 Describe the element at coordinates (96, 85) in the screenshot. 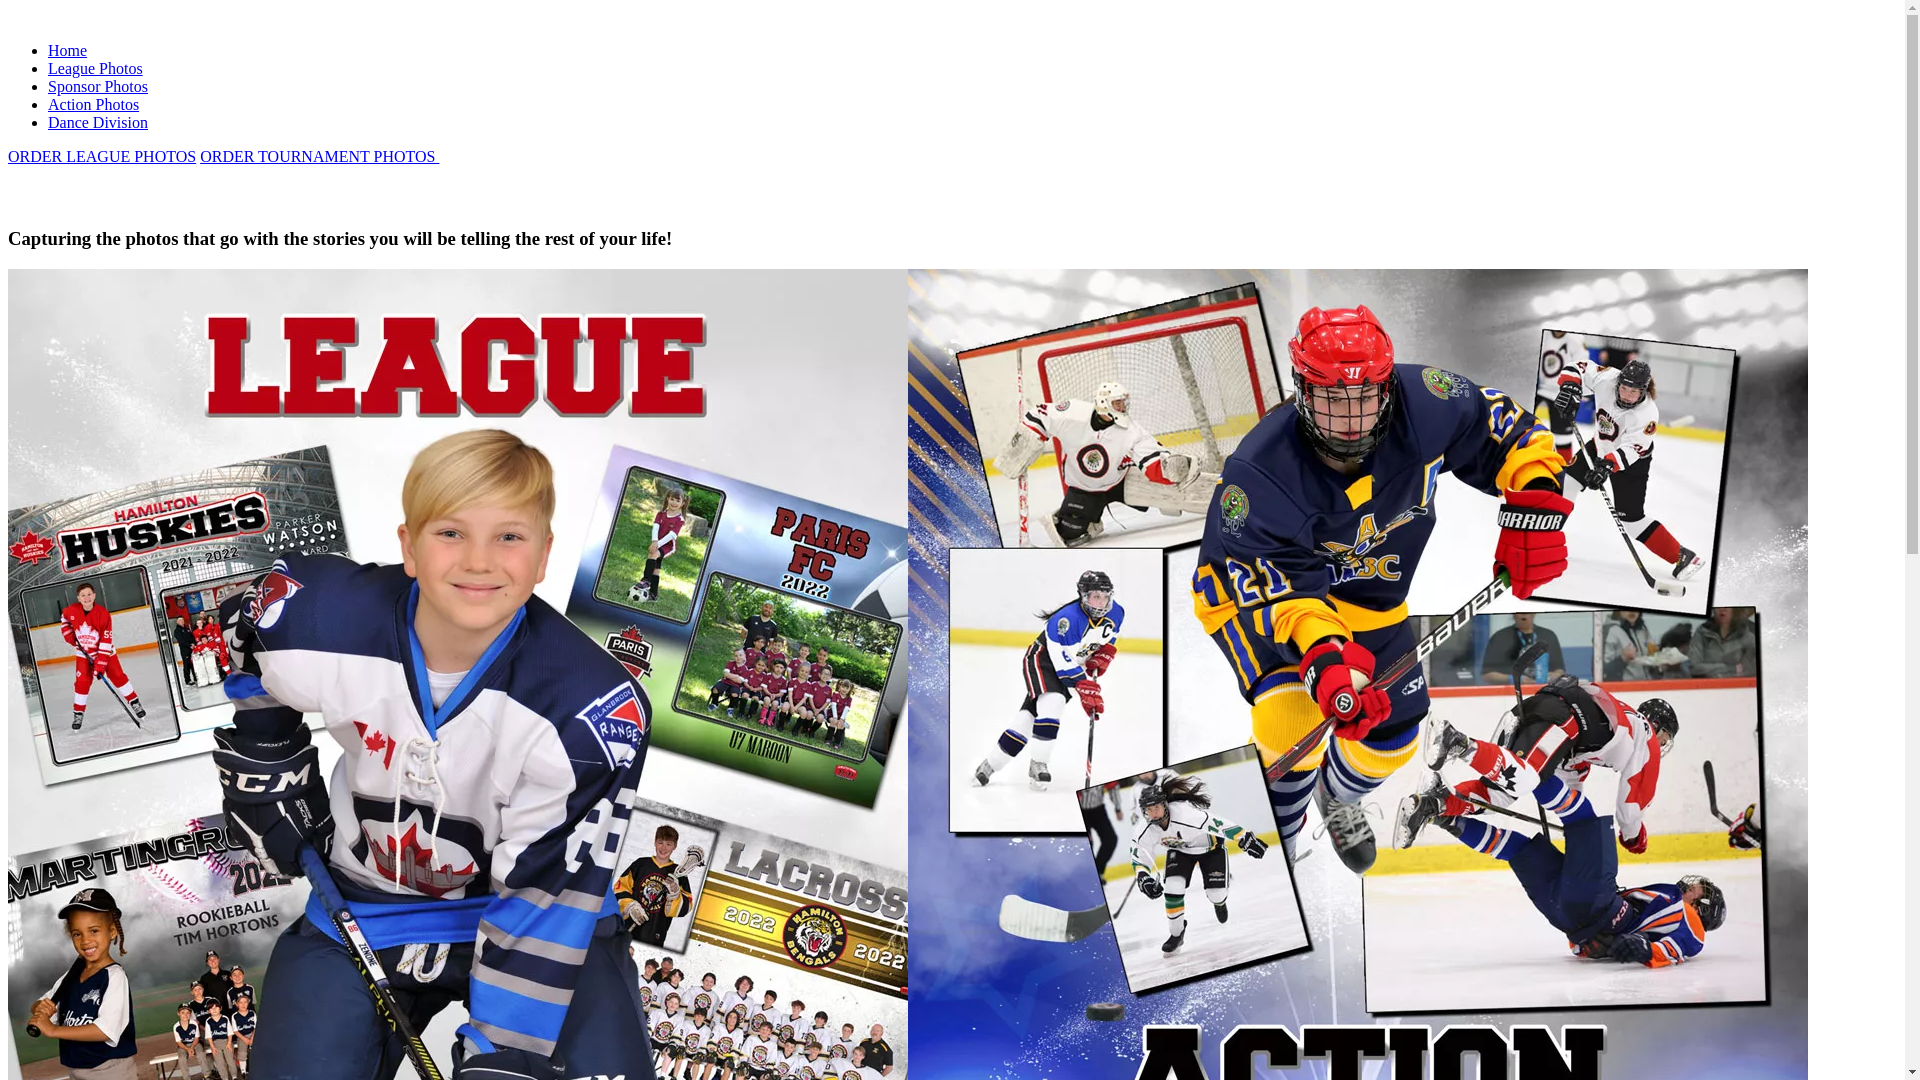

I see `'Sponsor Photos'` at that location.